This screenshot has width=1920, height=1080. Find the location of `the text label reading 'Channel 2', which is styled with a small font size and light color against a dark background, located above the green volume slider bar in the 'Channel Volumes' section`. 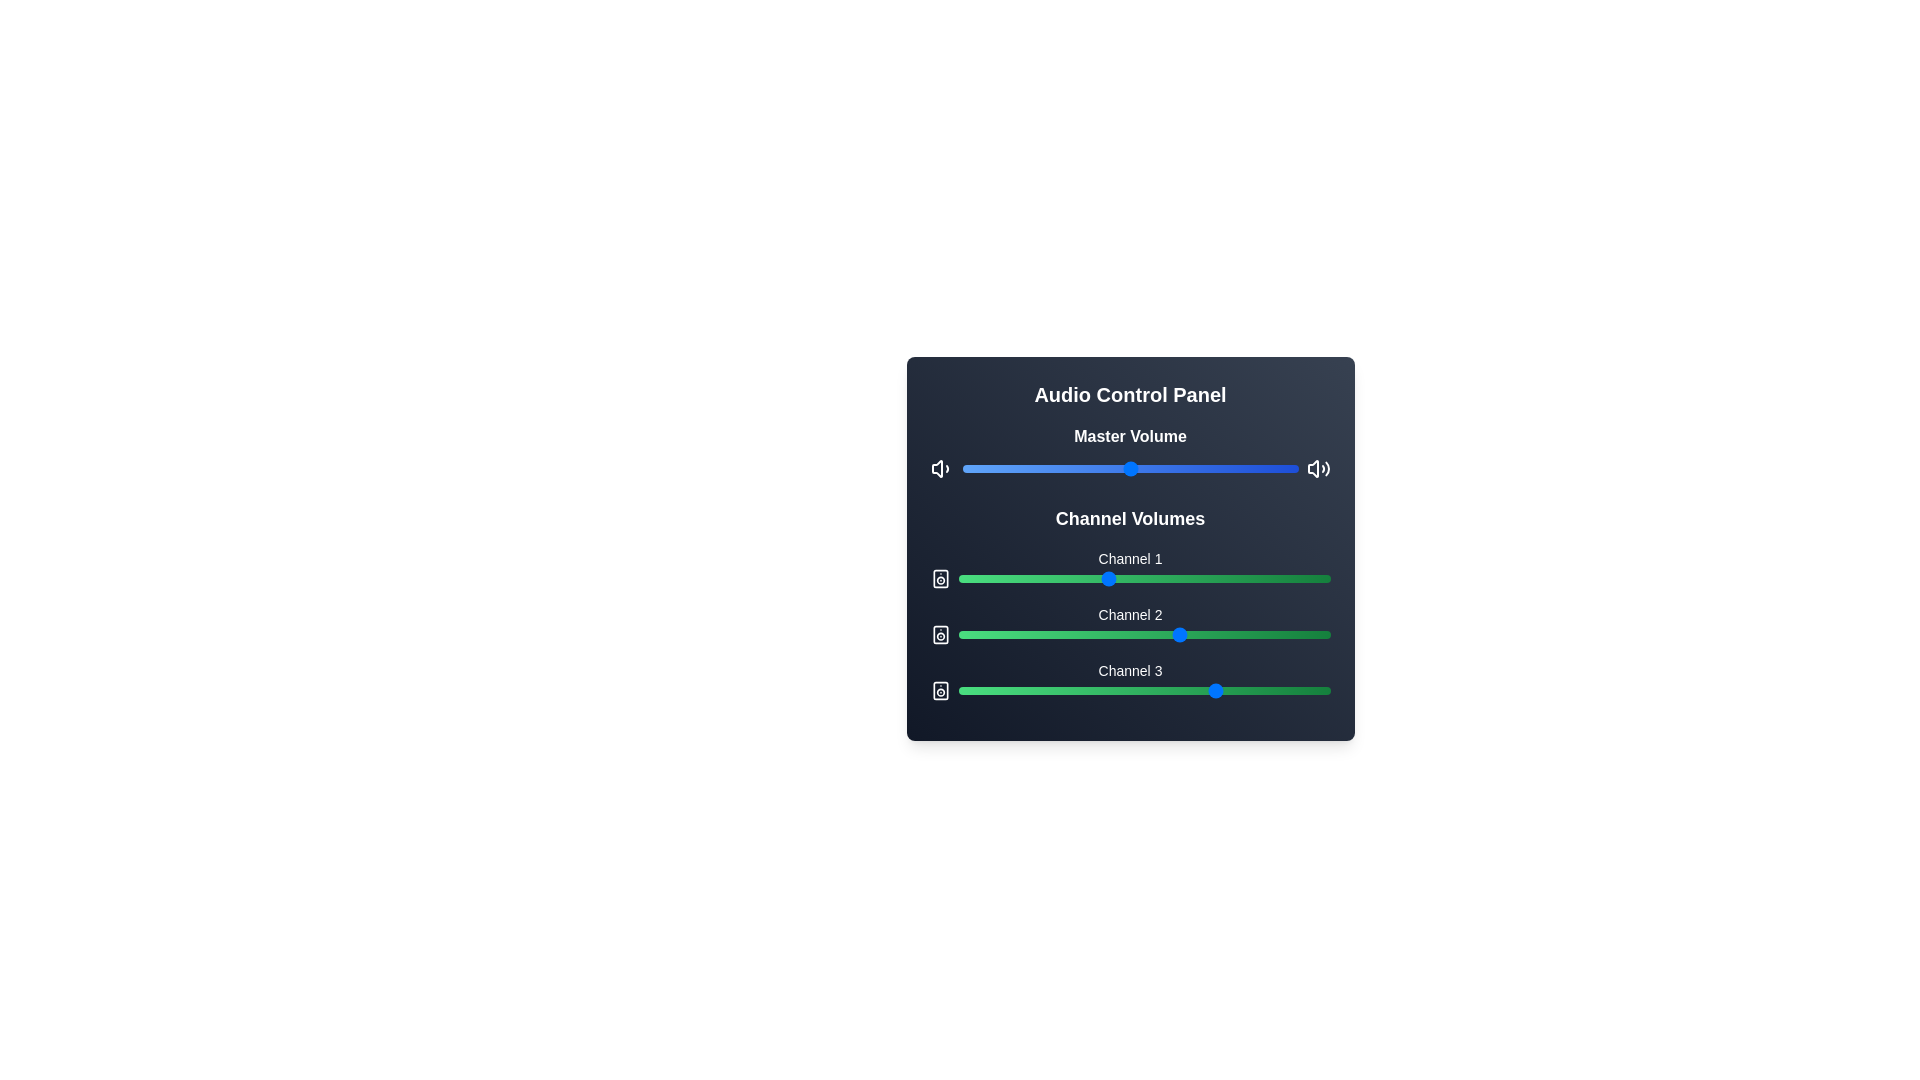

the text label reading 'Channel 2', which is styled with a small font size and light color against a dark background, located above the green volume slider bar in the 'Channel Volumes' section is located at coordinates (1130, 613).